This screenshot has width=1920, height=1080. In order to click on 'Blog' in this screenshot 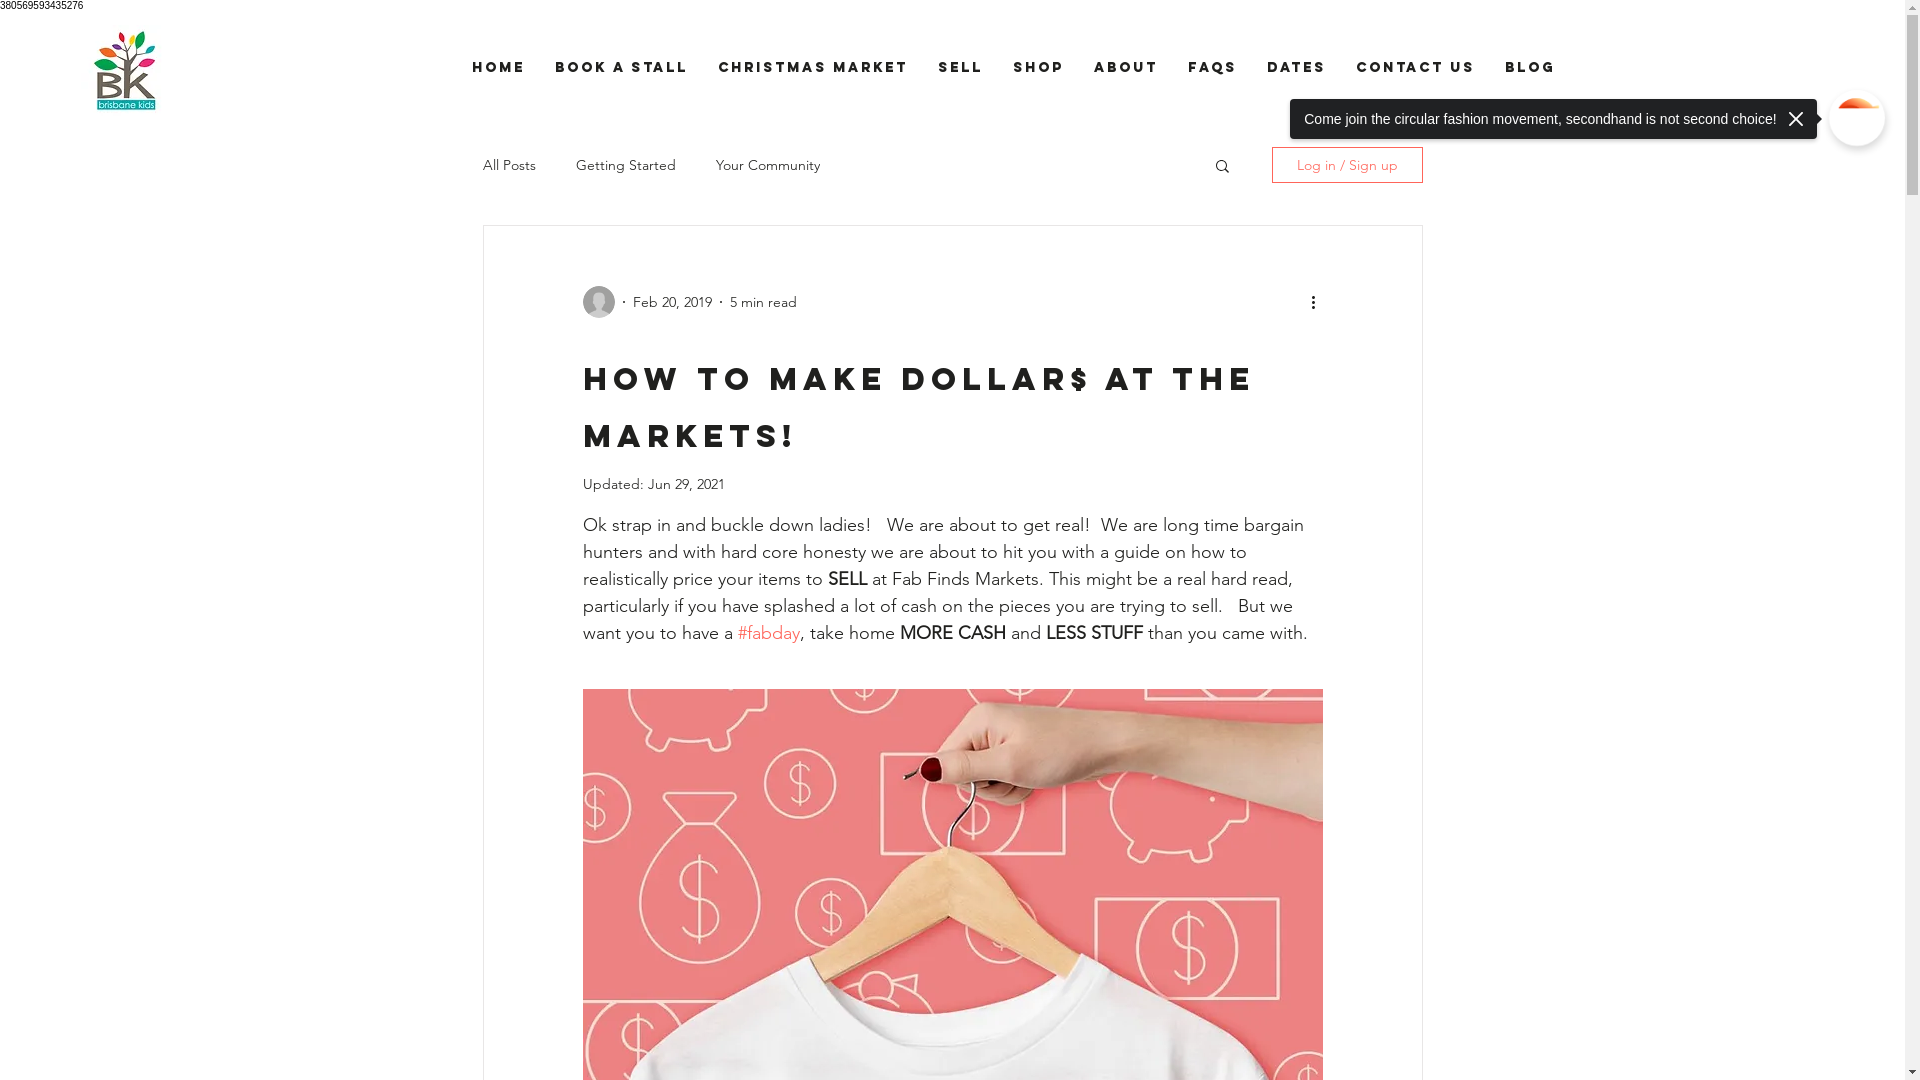, I will do `click(1529, 67)`.